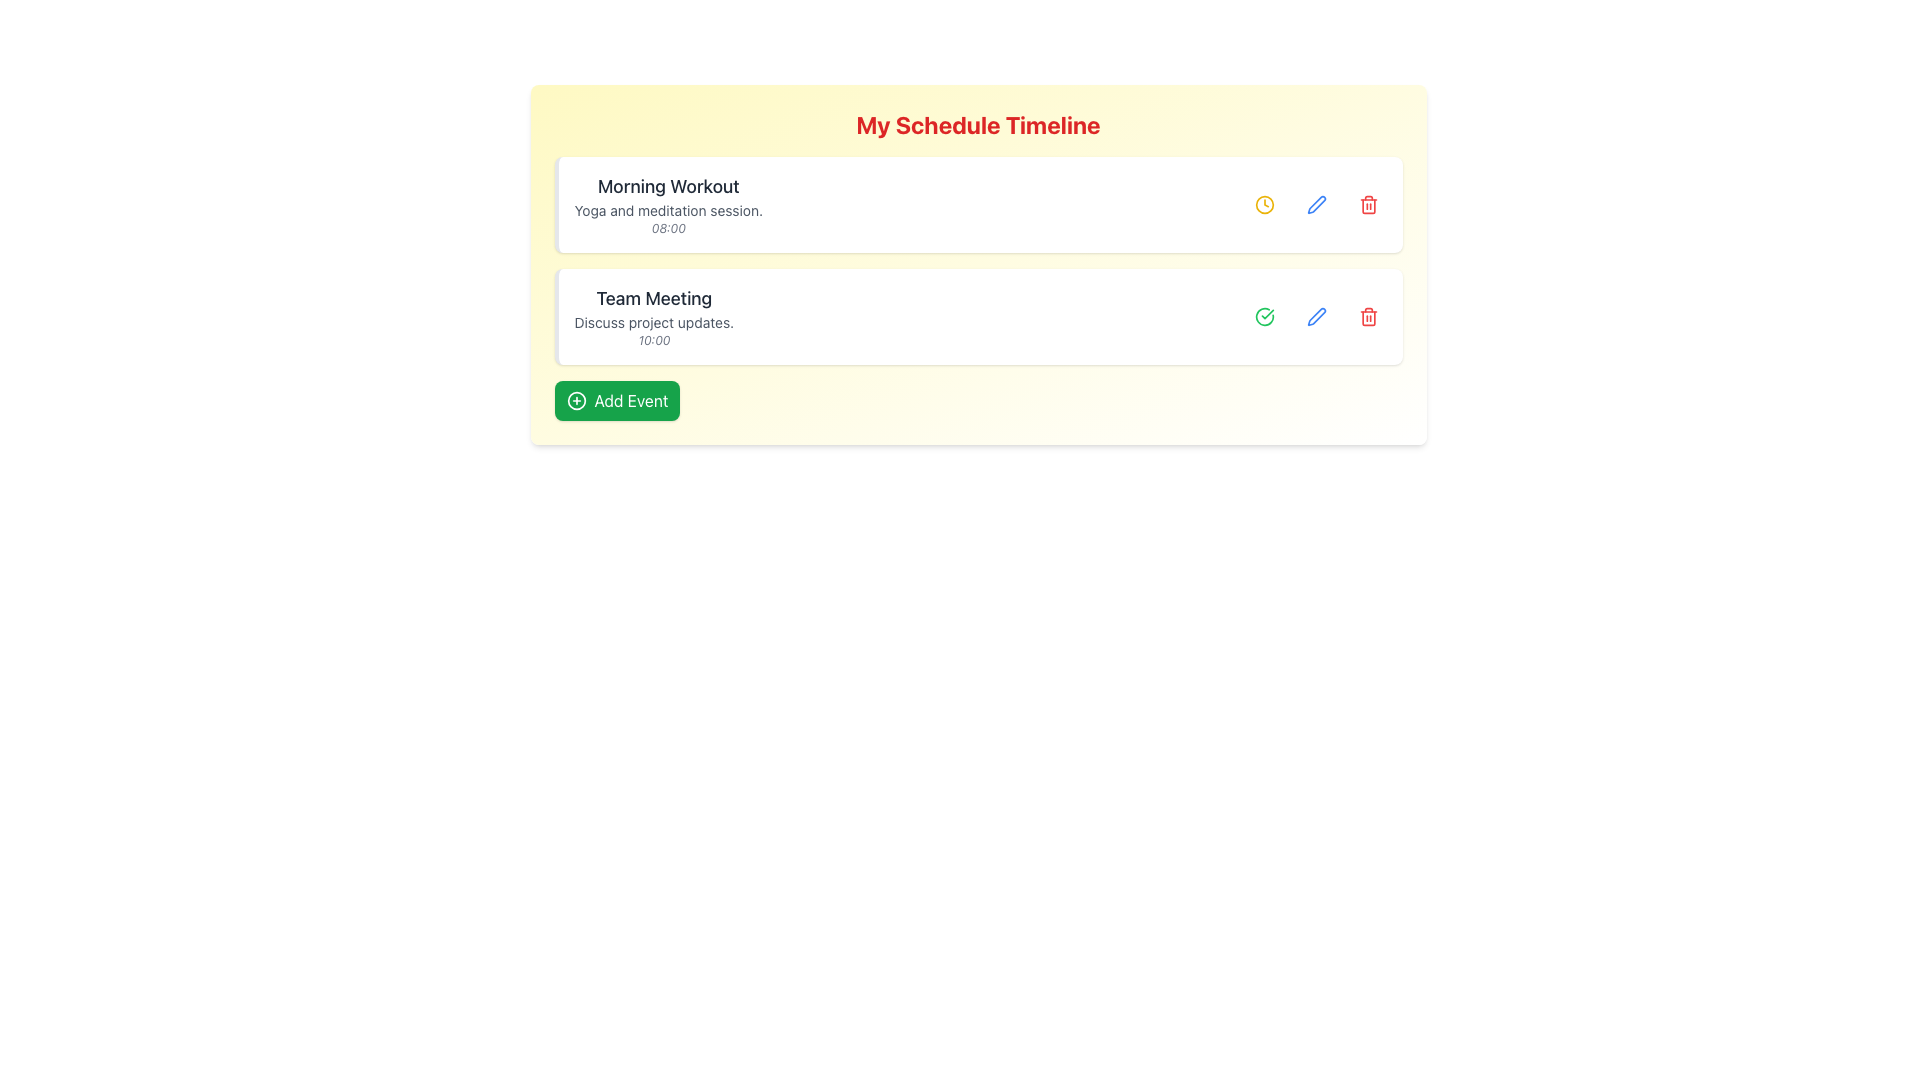 Image resolution: width=1920 pixels, height=1080 pixels. I want to click on the 'Add Event' button located at the bottom of the schedule card, so click(616, 401).